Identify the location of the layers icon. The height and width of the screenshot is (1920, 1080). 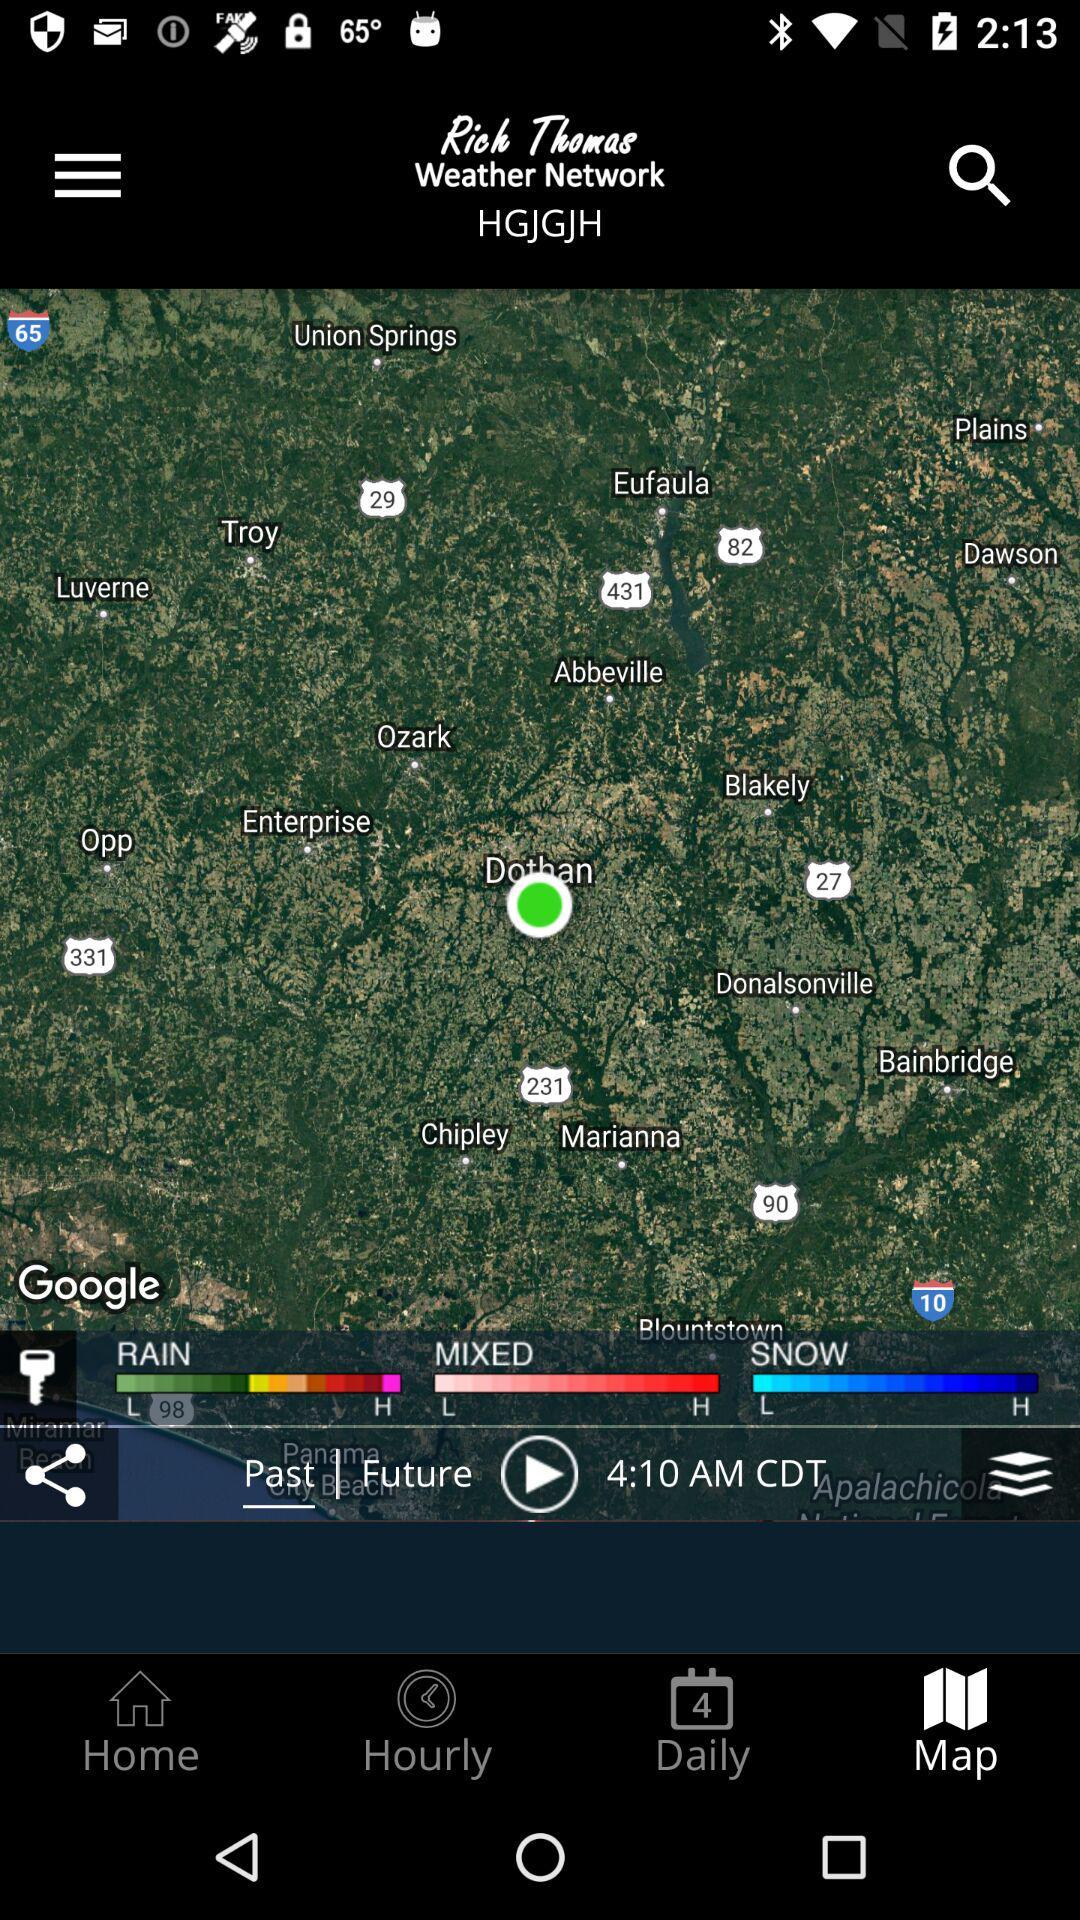
(1020, 1474).